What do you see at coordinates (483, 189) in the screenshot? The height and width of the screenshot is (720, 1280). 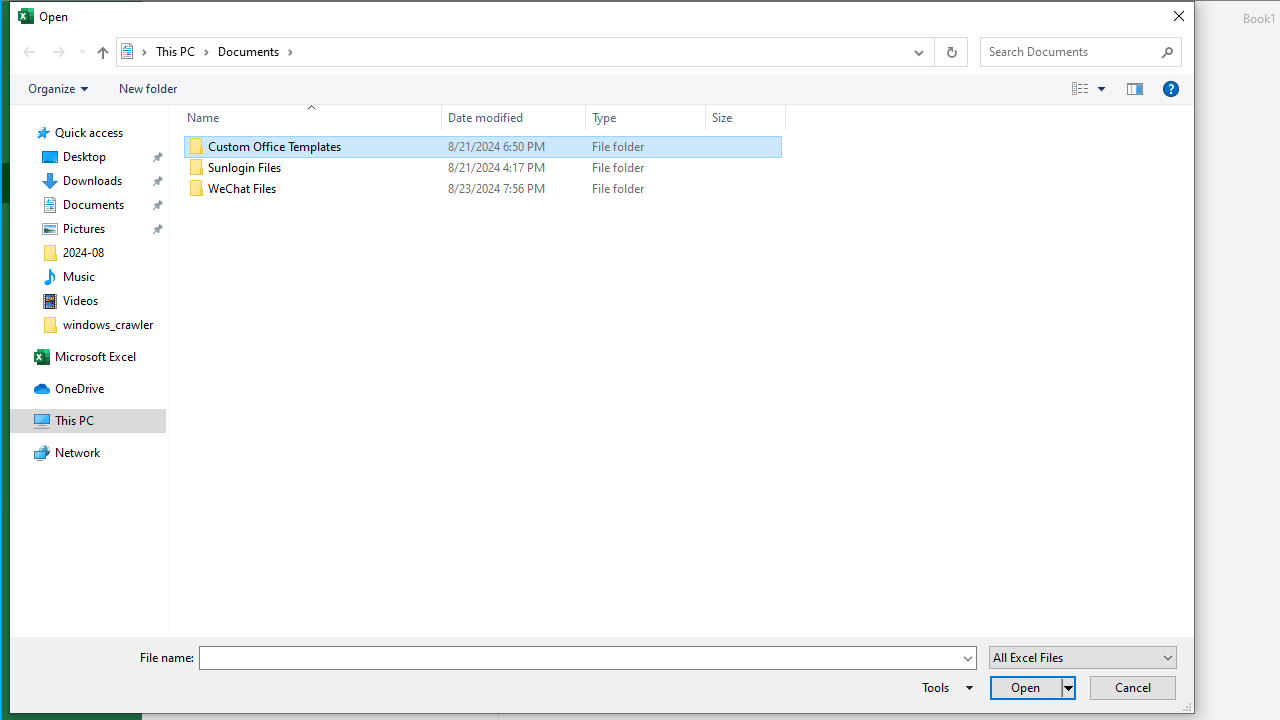 I see `'WeChat Files'` at bounding box center [483, 189].